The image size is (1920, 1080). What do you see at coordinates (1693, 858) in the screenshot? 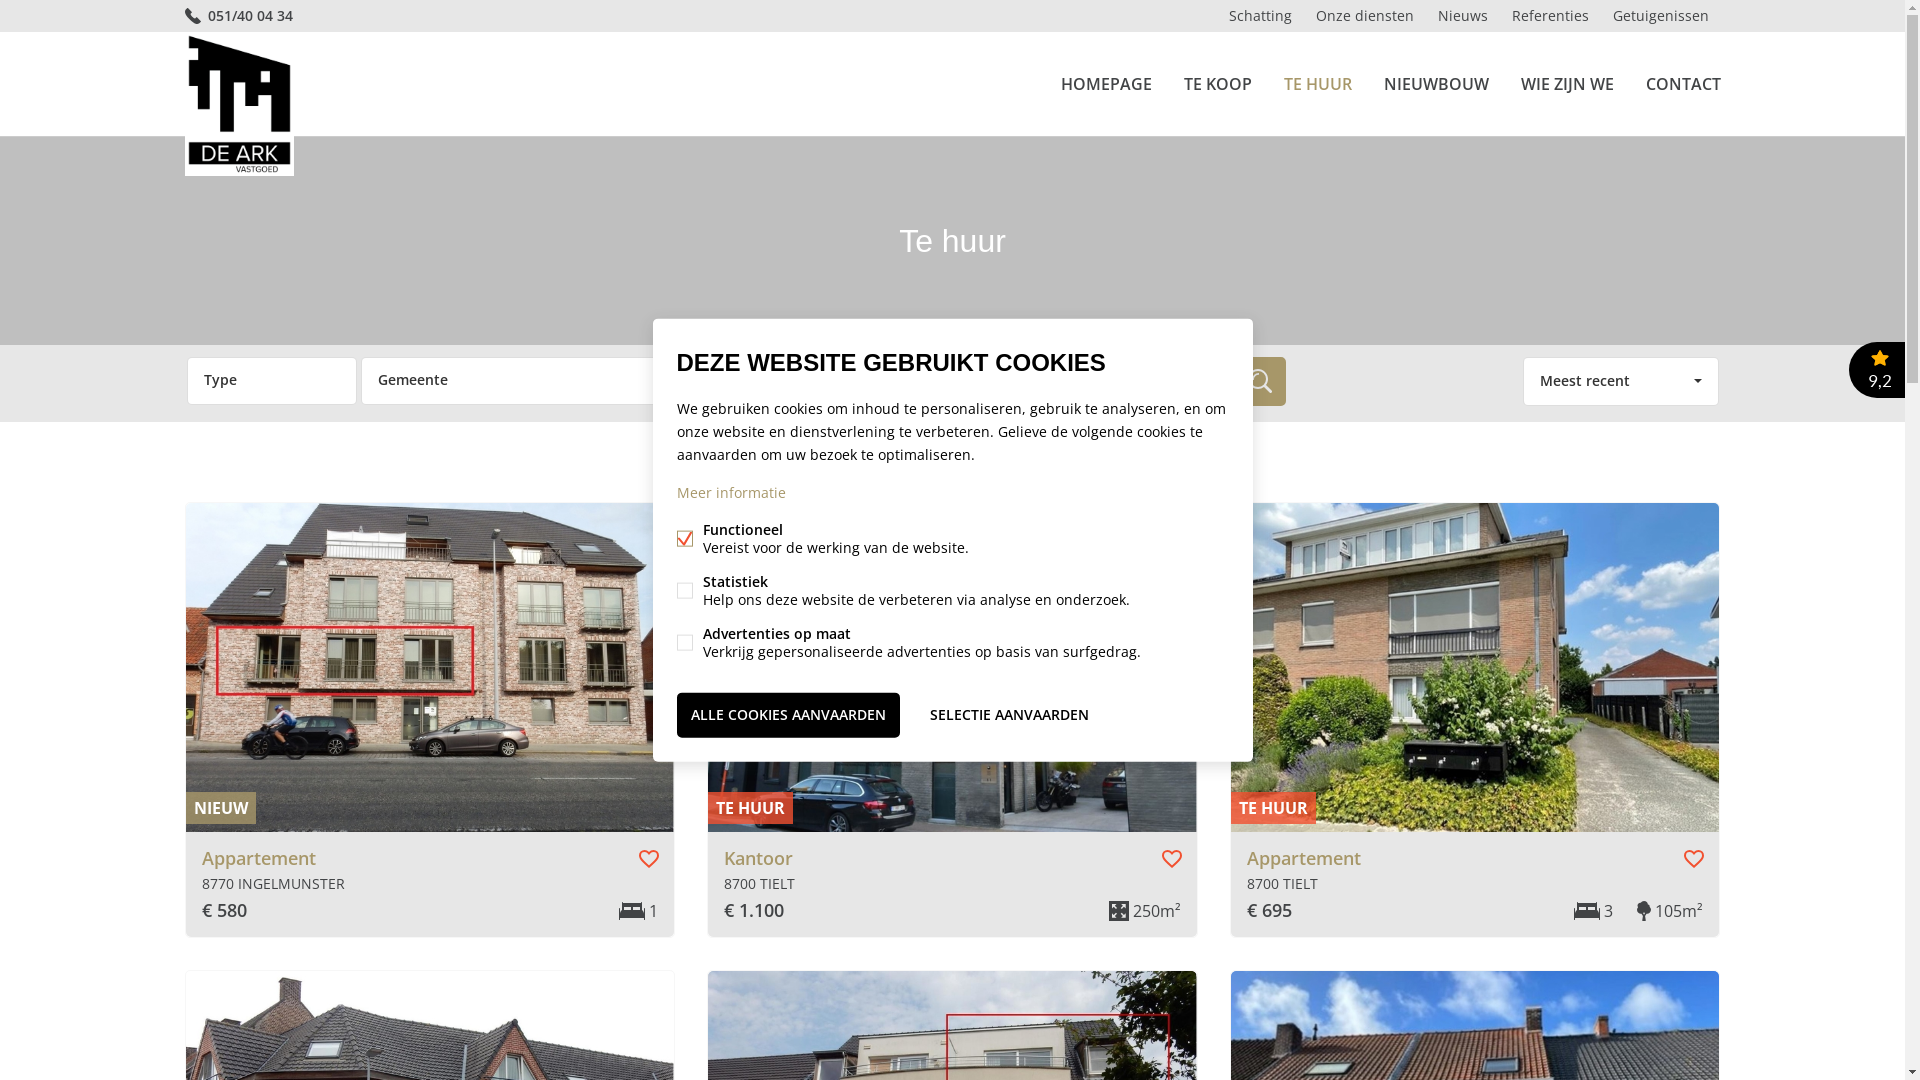
I see `'Favoriet'` at bounding box center [1693, 858].